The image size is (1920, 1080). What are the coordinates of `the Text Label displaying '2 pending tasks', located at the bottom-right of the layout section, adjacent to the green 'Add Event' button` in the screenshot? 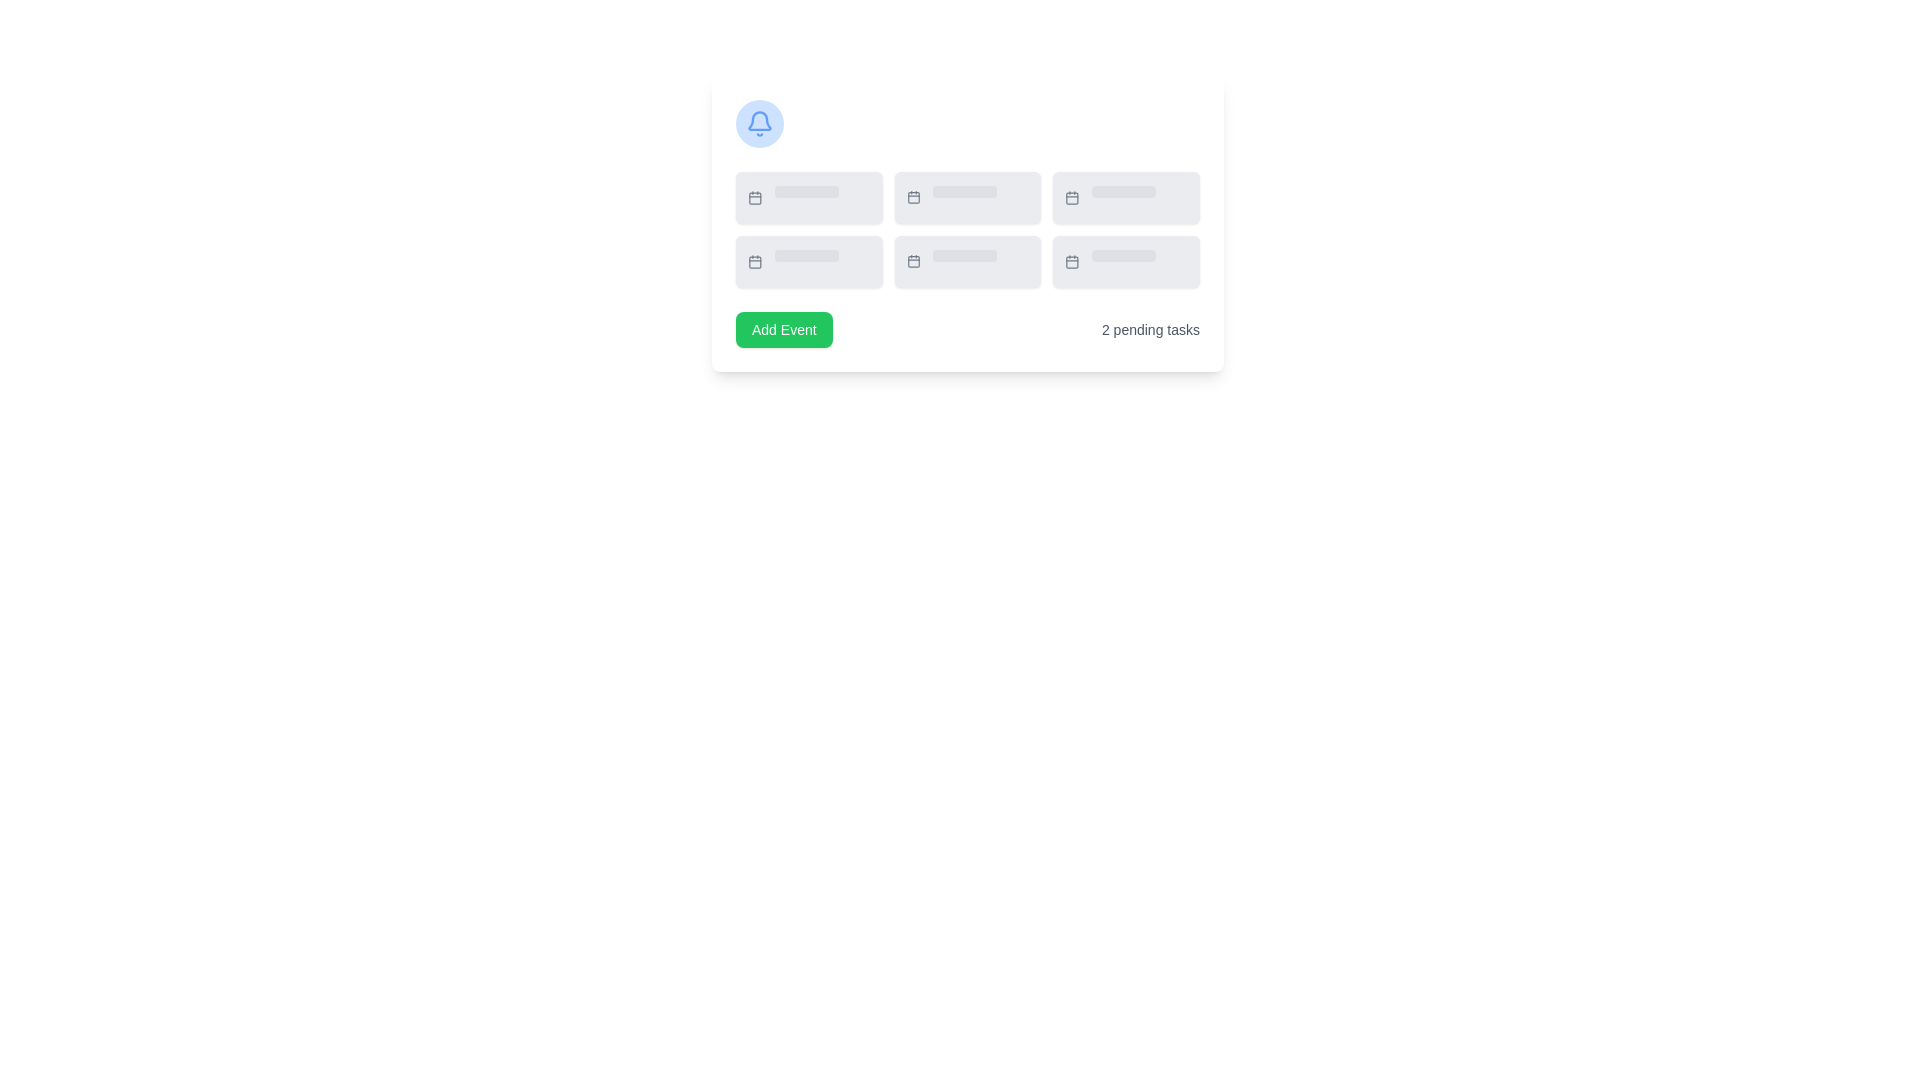 It's located at (1151, 329).